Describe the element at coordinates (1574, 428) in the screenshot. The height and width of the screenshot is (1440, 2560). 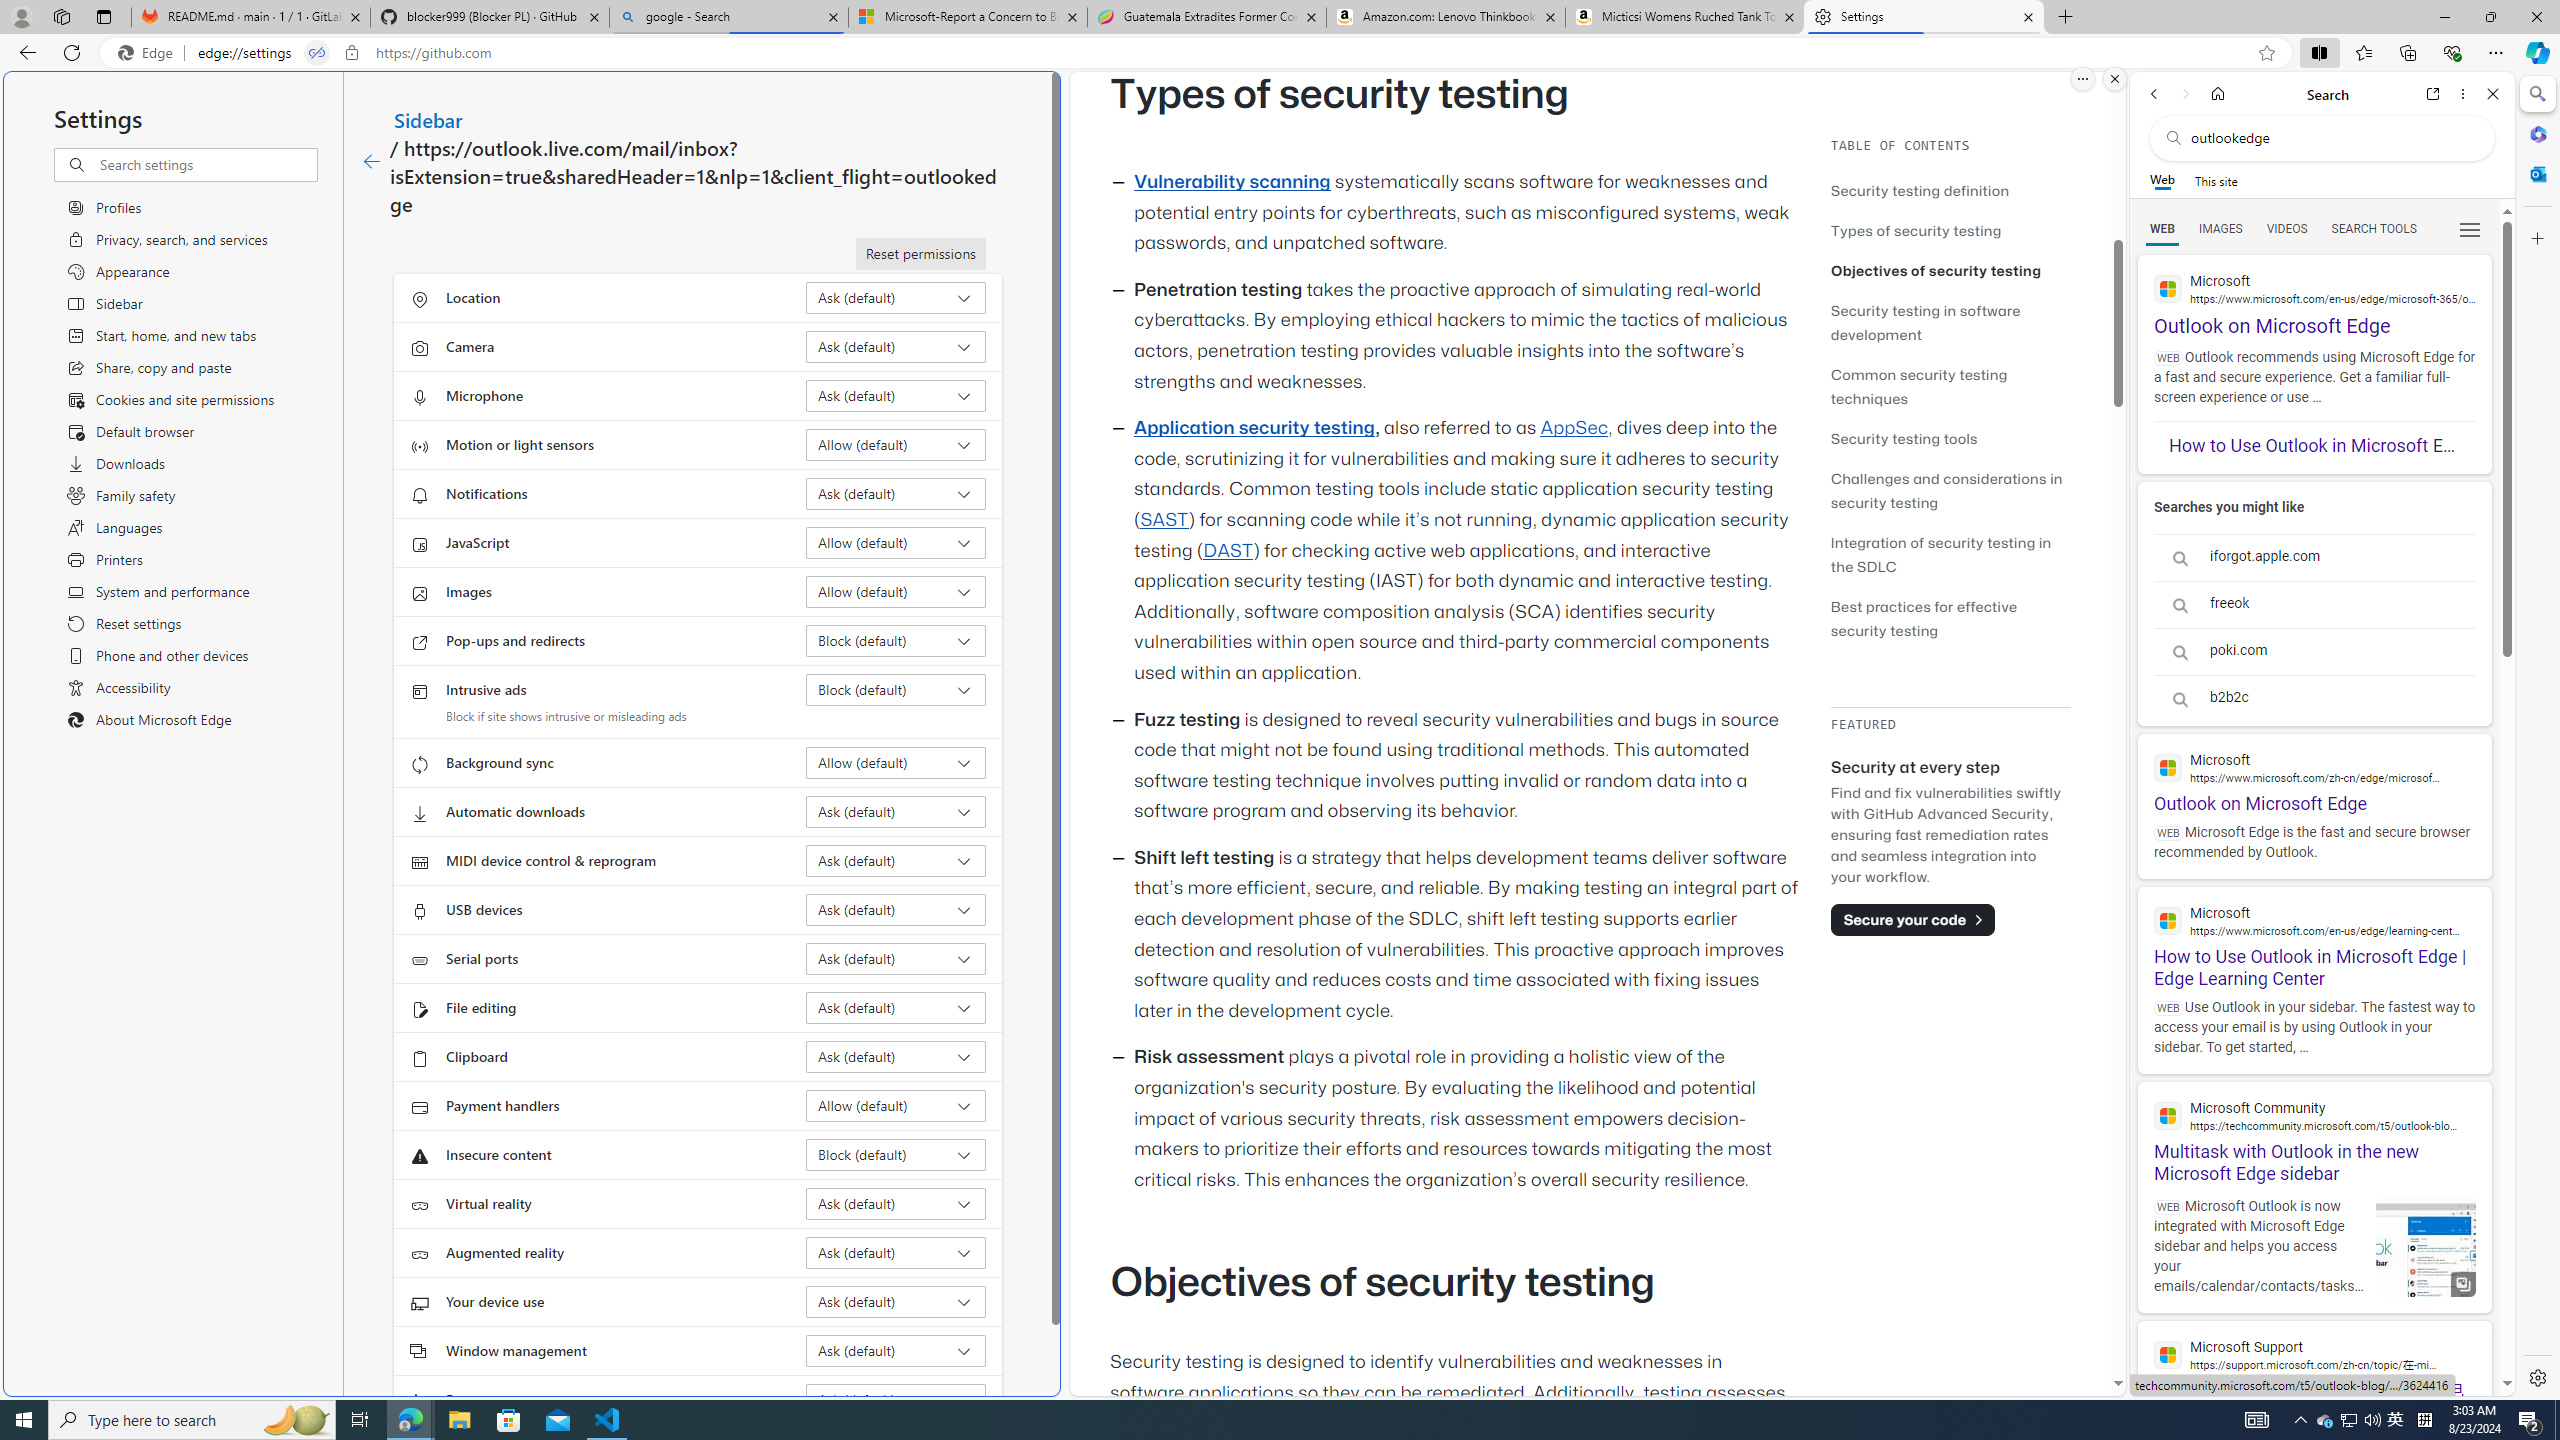
I see `'AppSec'` at that location.